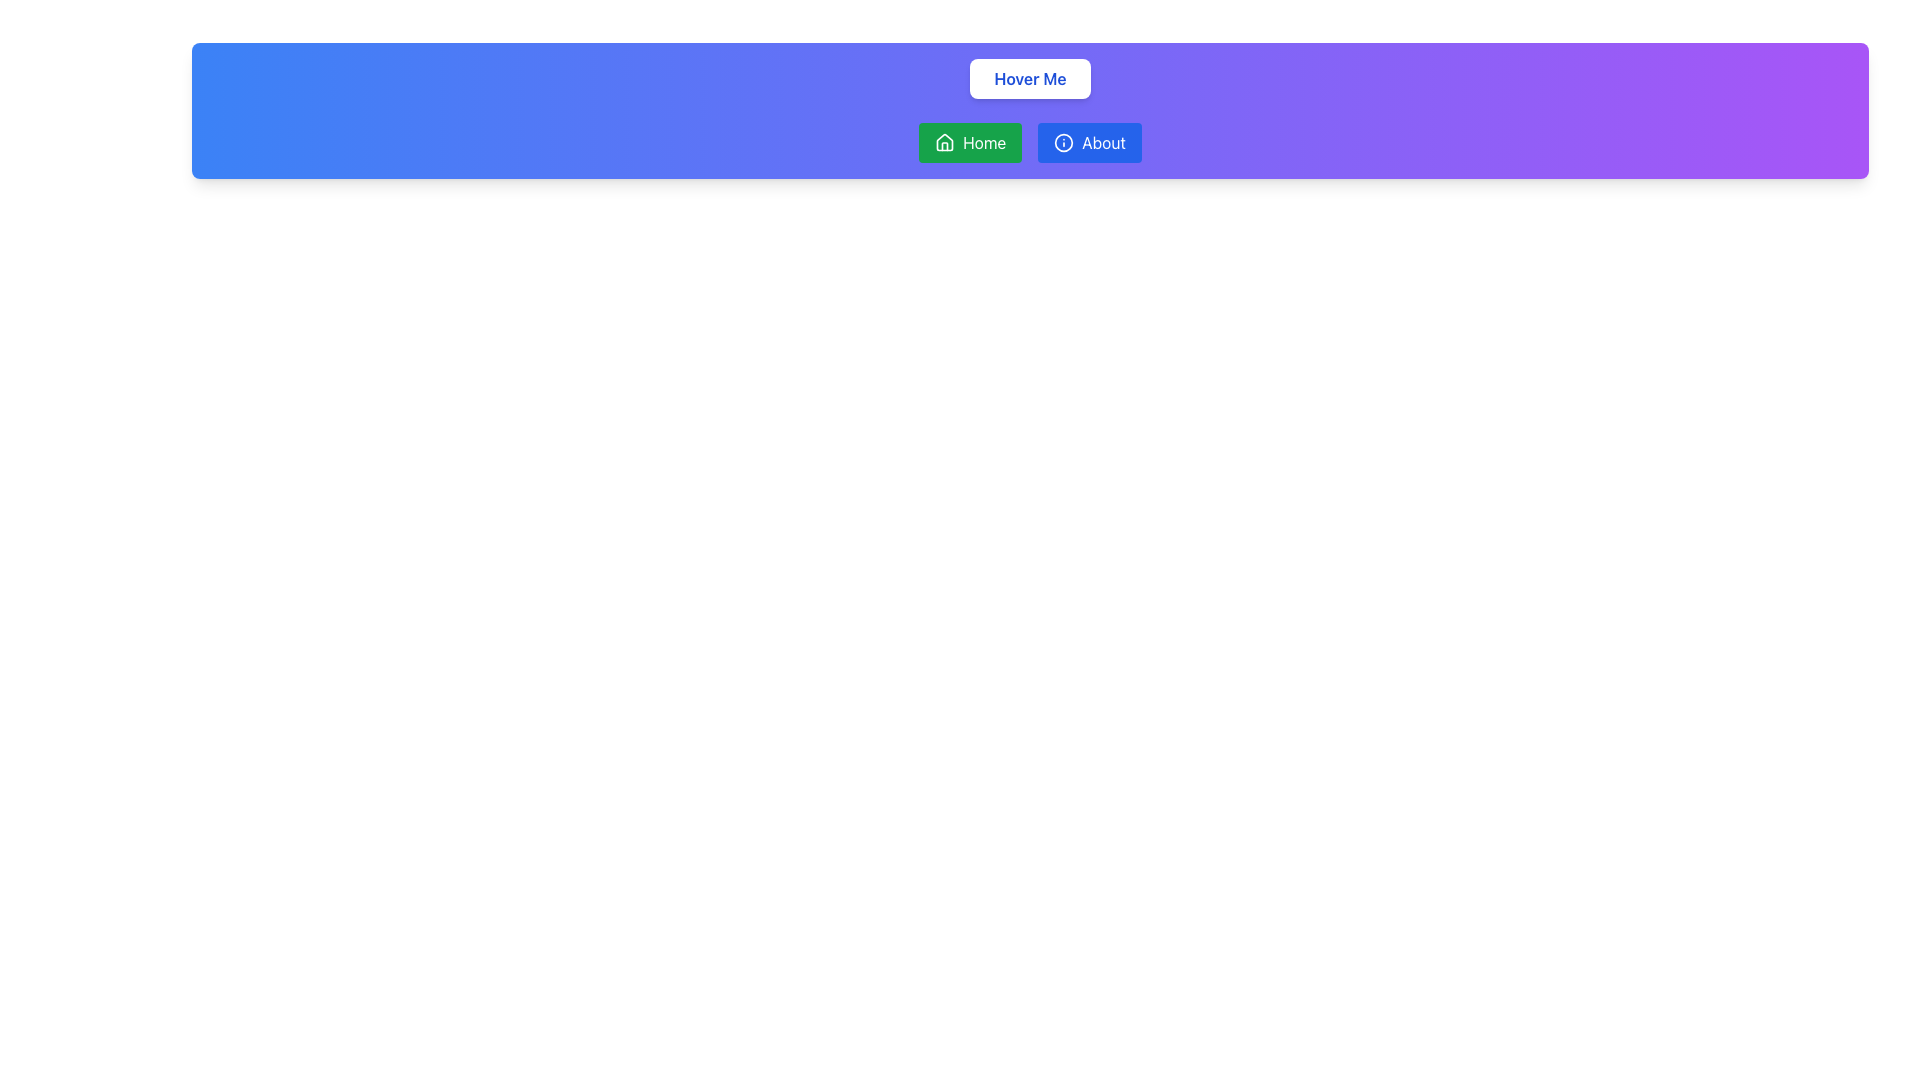  What do you see at coordinates (944, 141) in the screenshot?
I see `the 'Home' icon, which represents the homepage navigation functionality and is centrally located within the 'Home' button` at bounding box center [944, 141].